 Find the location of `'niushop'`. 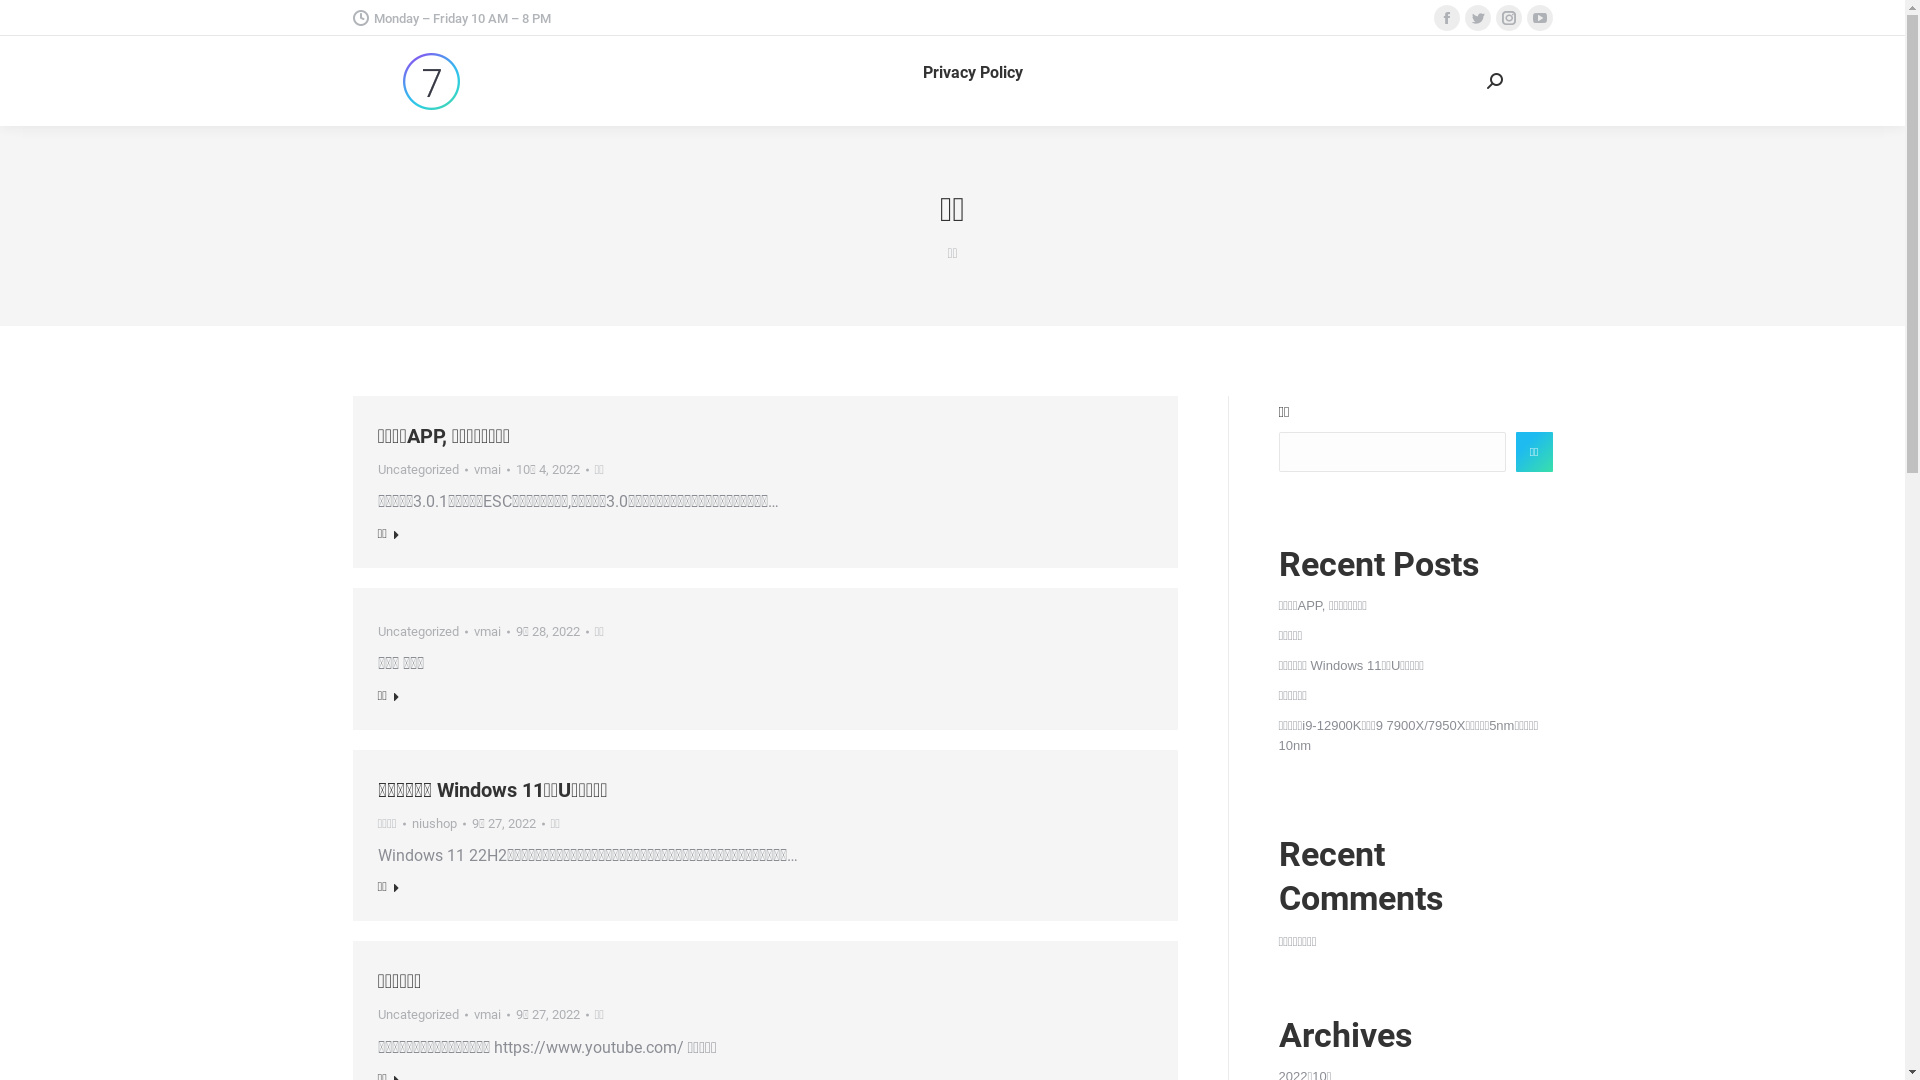

'niushop' is located at coordinates (437, 824).